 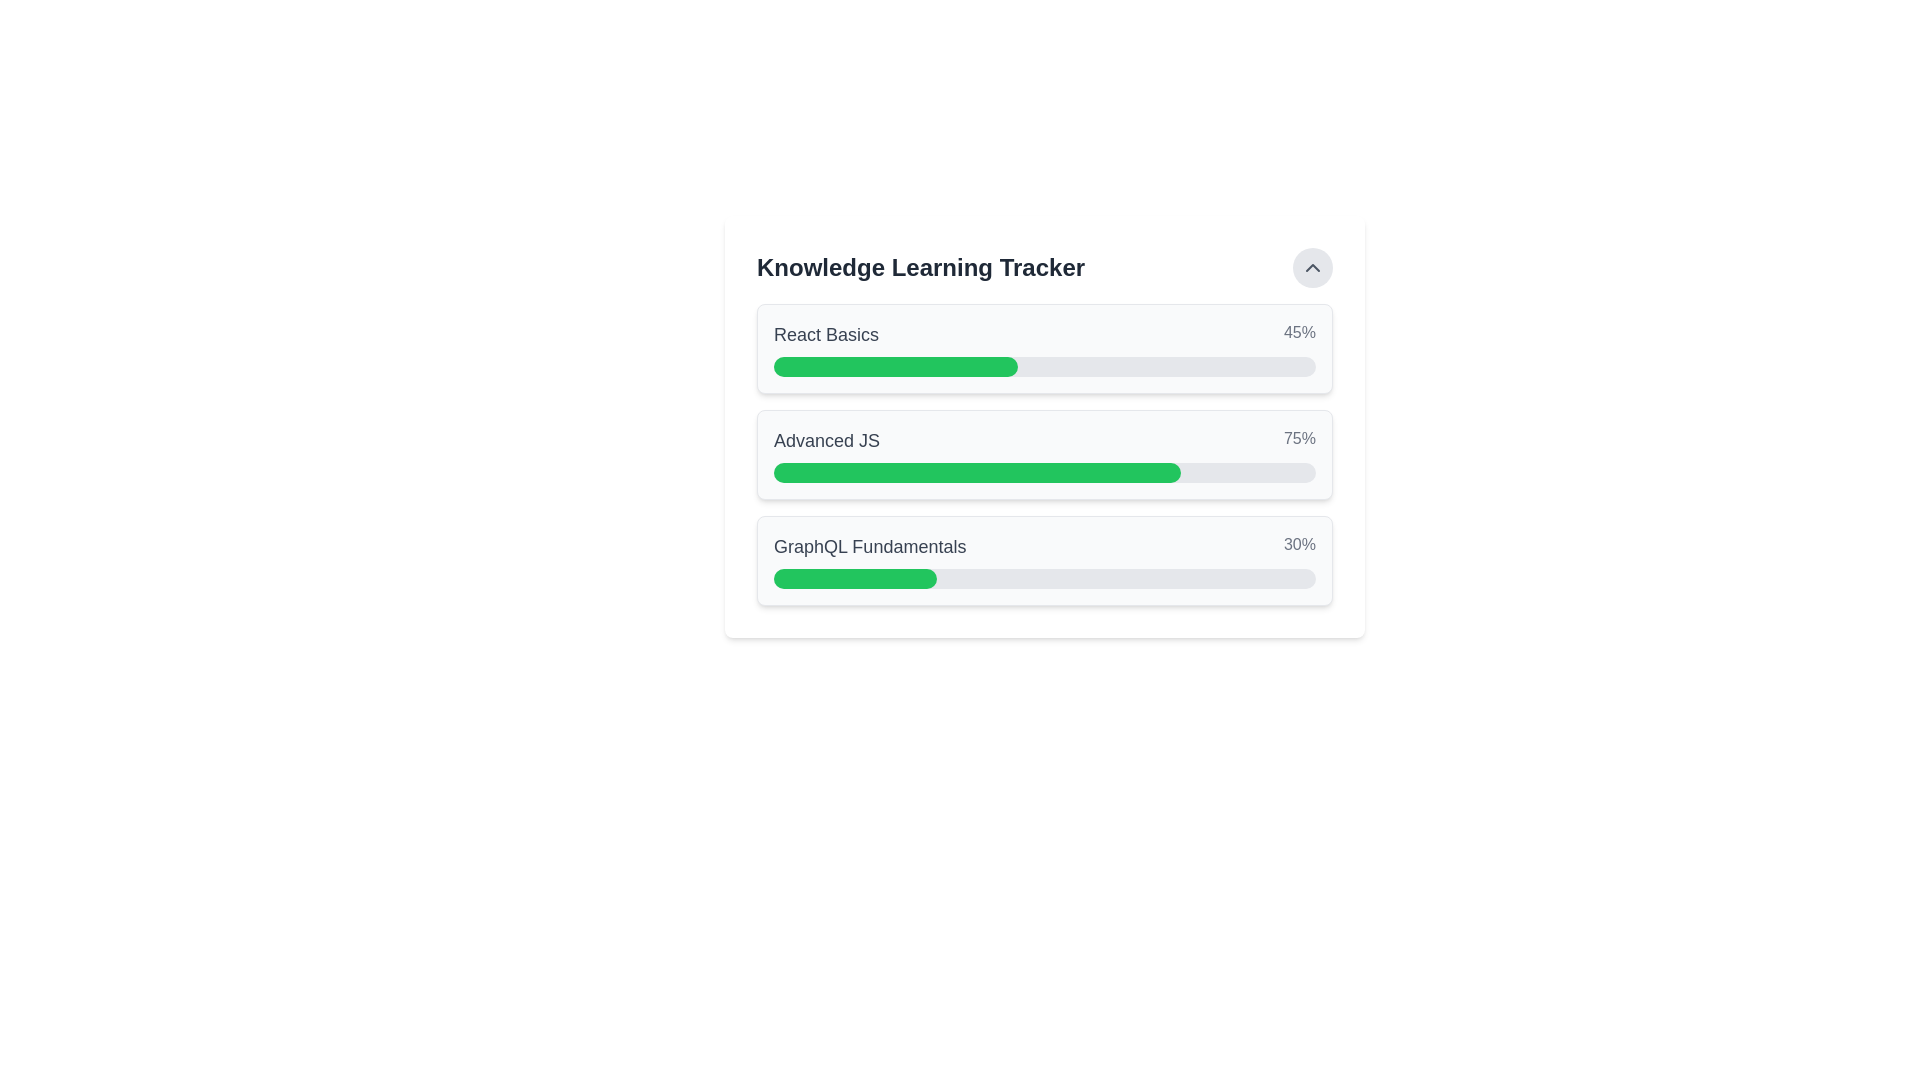 I want to click on the green progress bar that is part of the 'React Basics' learning tracker, which occupies approximately 45% of the light gray rounded-corner bar, so click(x=894, y=366).